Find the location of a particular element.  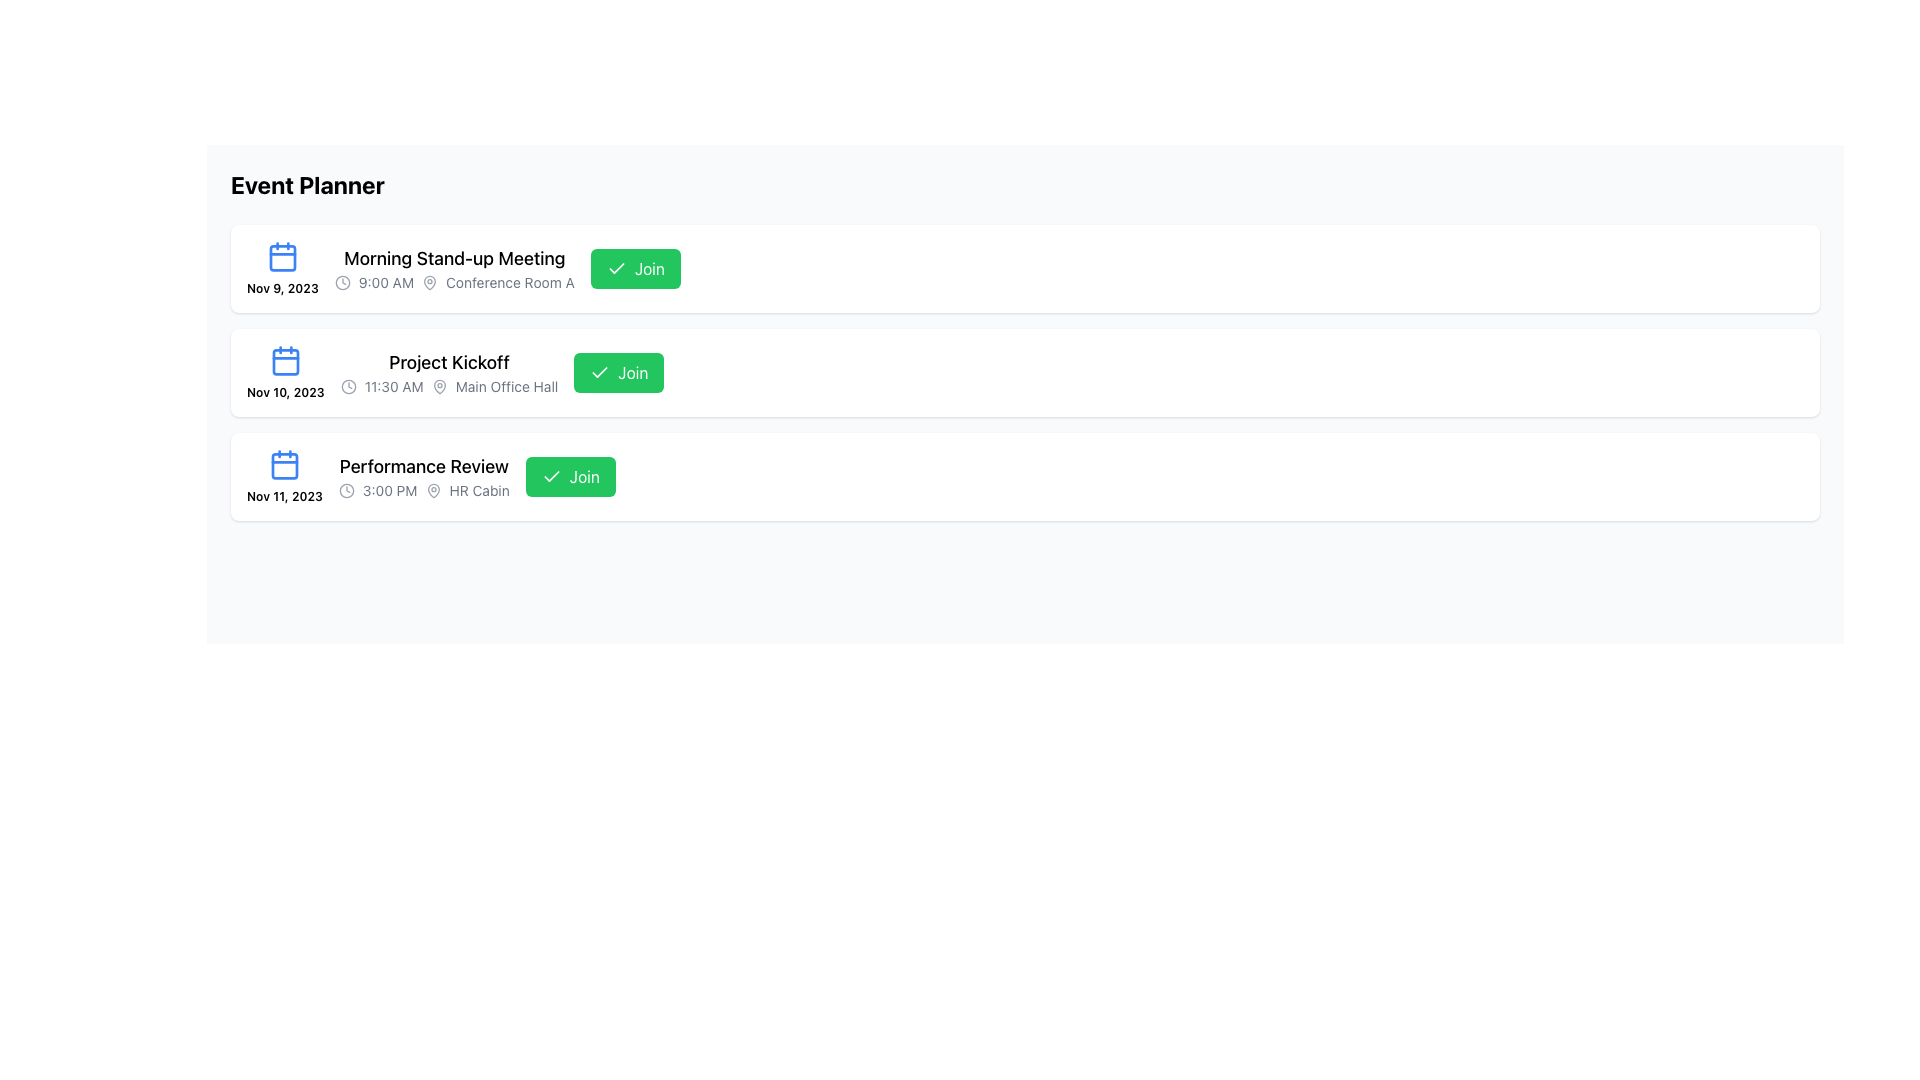

the decorative checkmark icon within the 'Join' button for the 'Performance Review' event, located towards the right-hand side of the button is located at coordinates (551, 477).